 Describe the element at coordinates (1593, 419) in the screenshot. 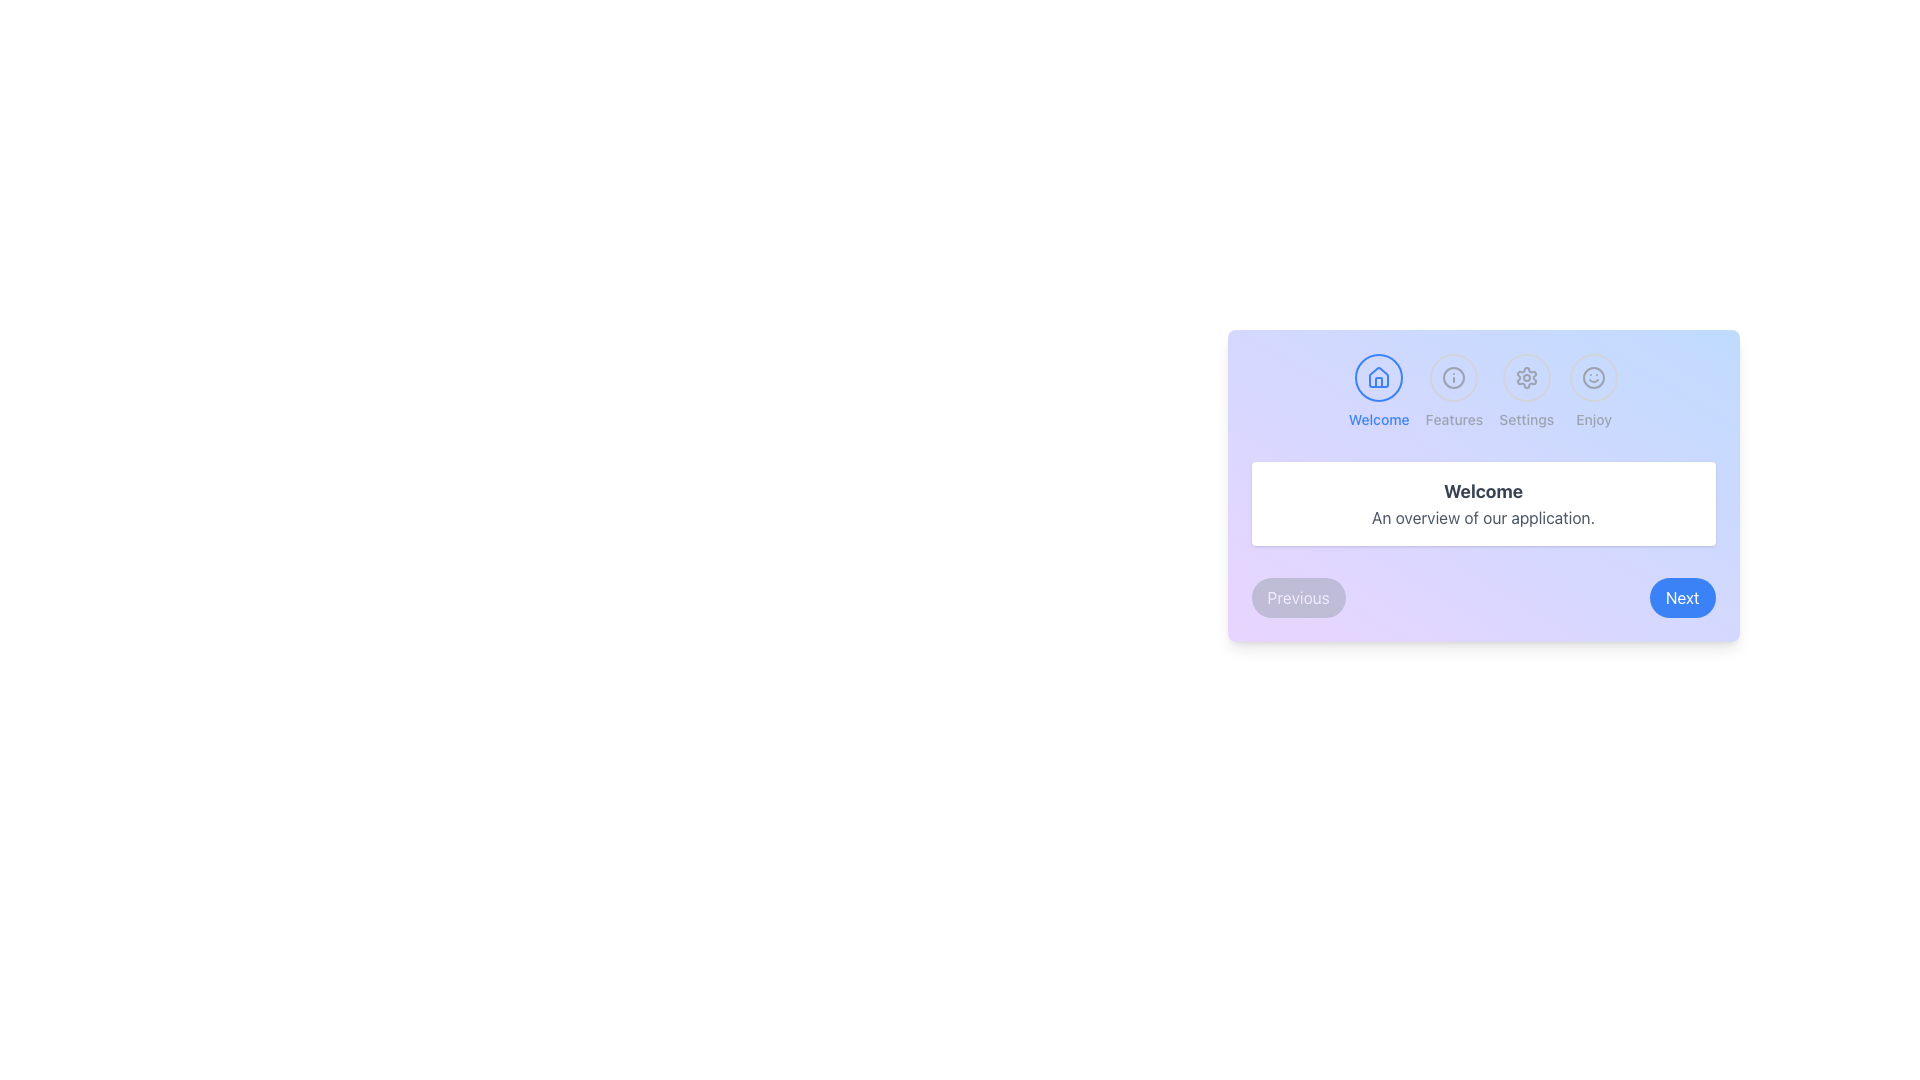

I see `the static text label that displays the word 'Enjoy', which is styled with medium font weight and located at the top of the interface, directly below a smiling face icon` at that location.